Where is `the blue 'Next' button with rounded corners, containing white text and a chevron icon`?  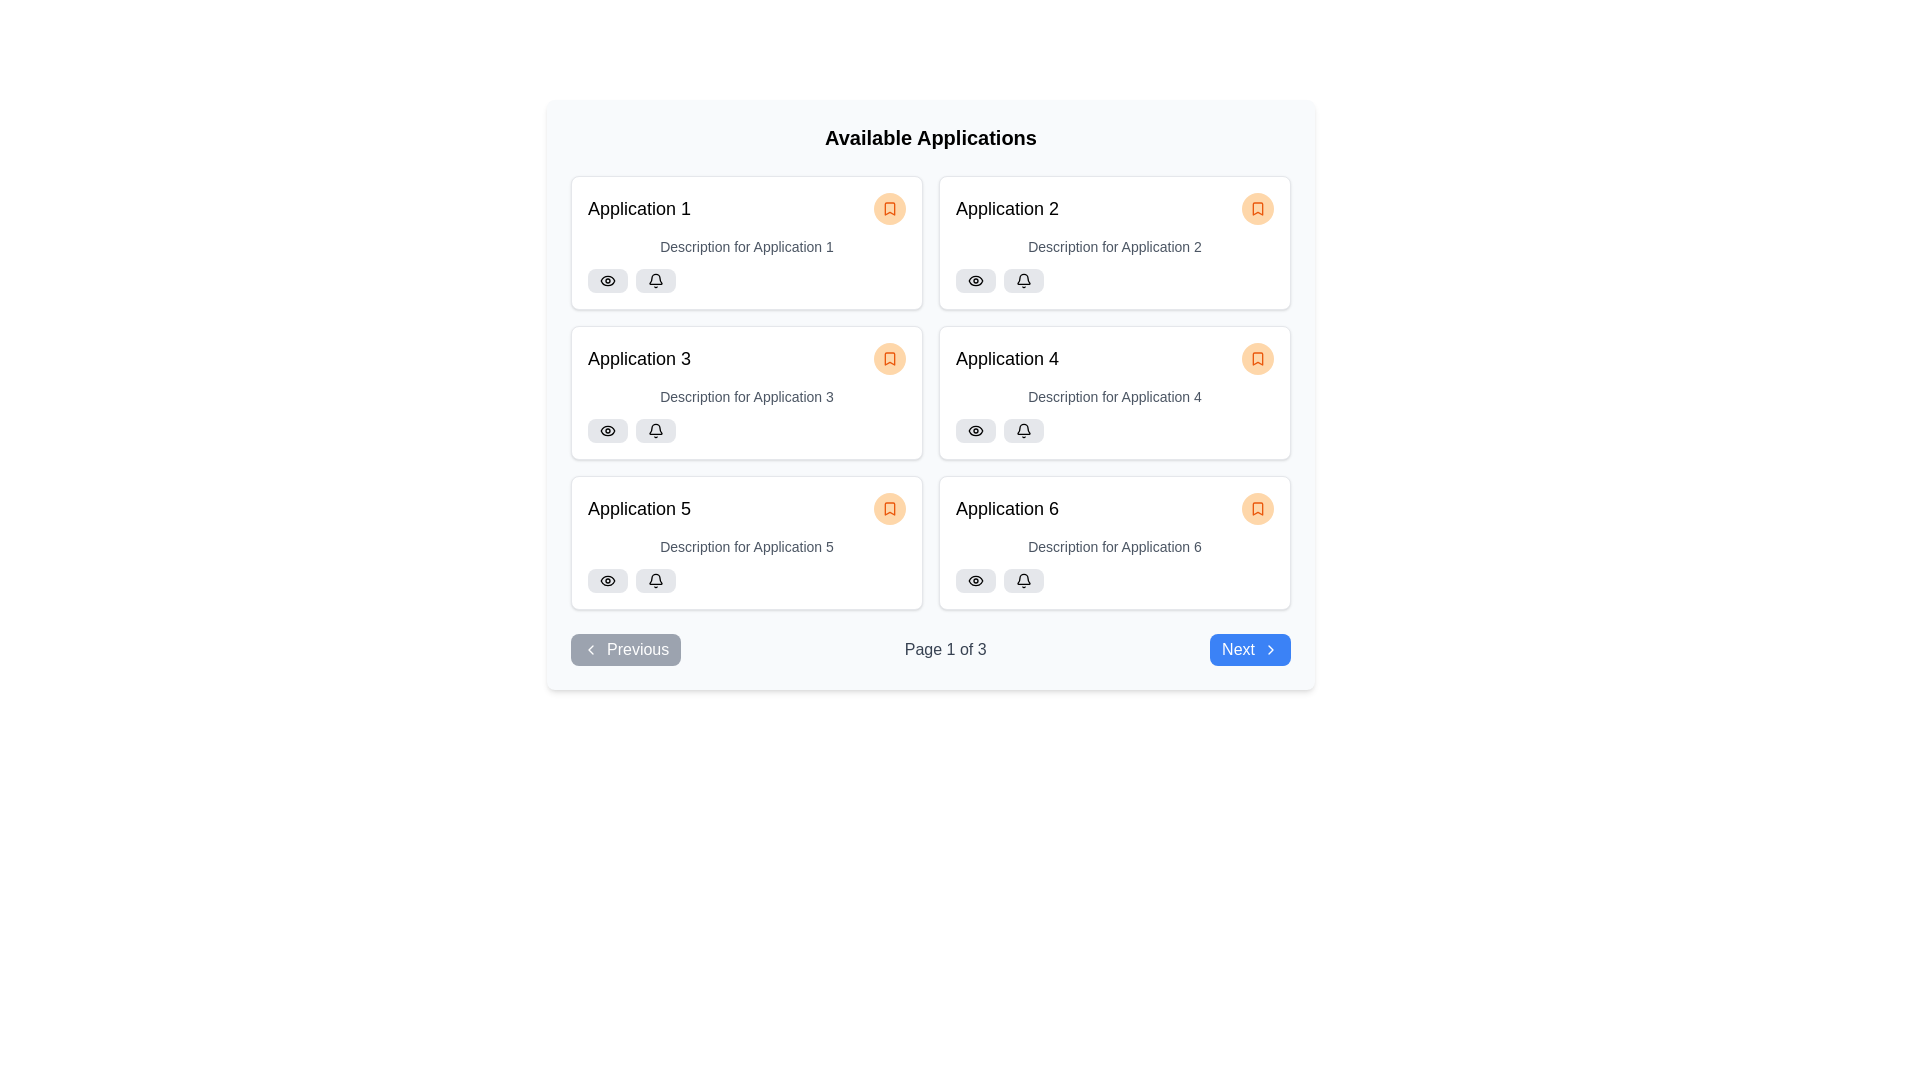 the blue 'Next' button with rounded corners, containing white text and a chevron icon is located at coordinates (1248, 650).